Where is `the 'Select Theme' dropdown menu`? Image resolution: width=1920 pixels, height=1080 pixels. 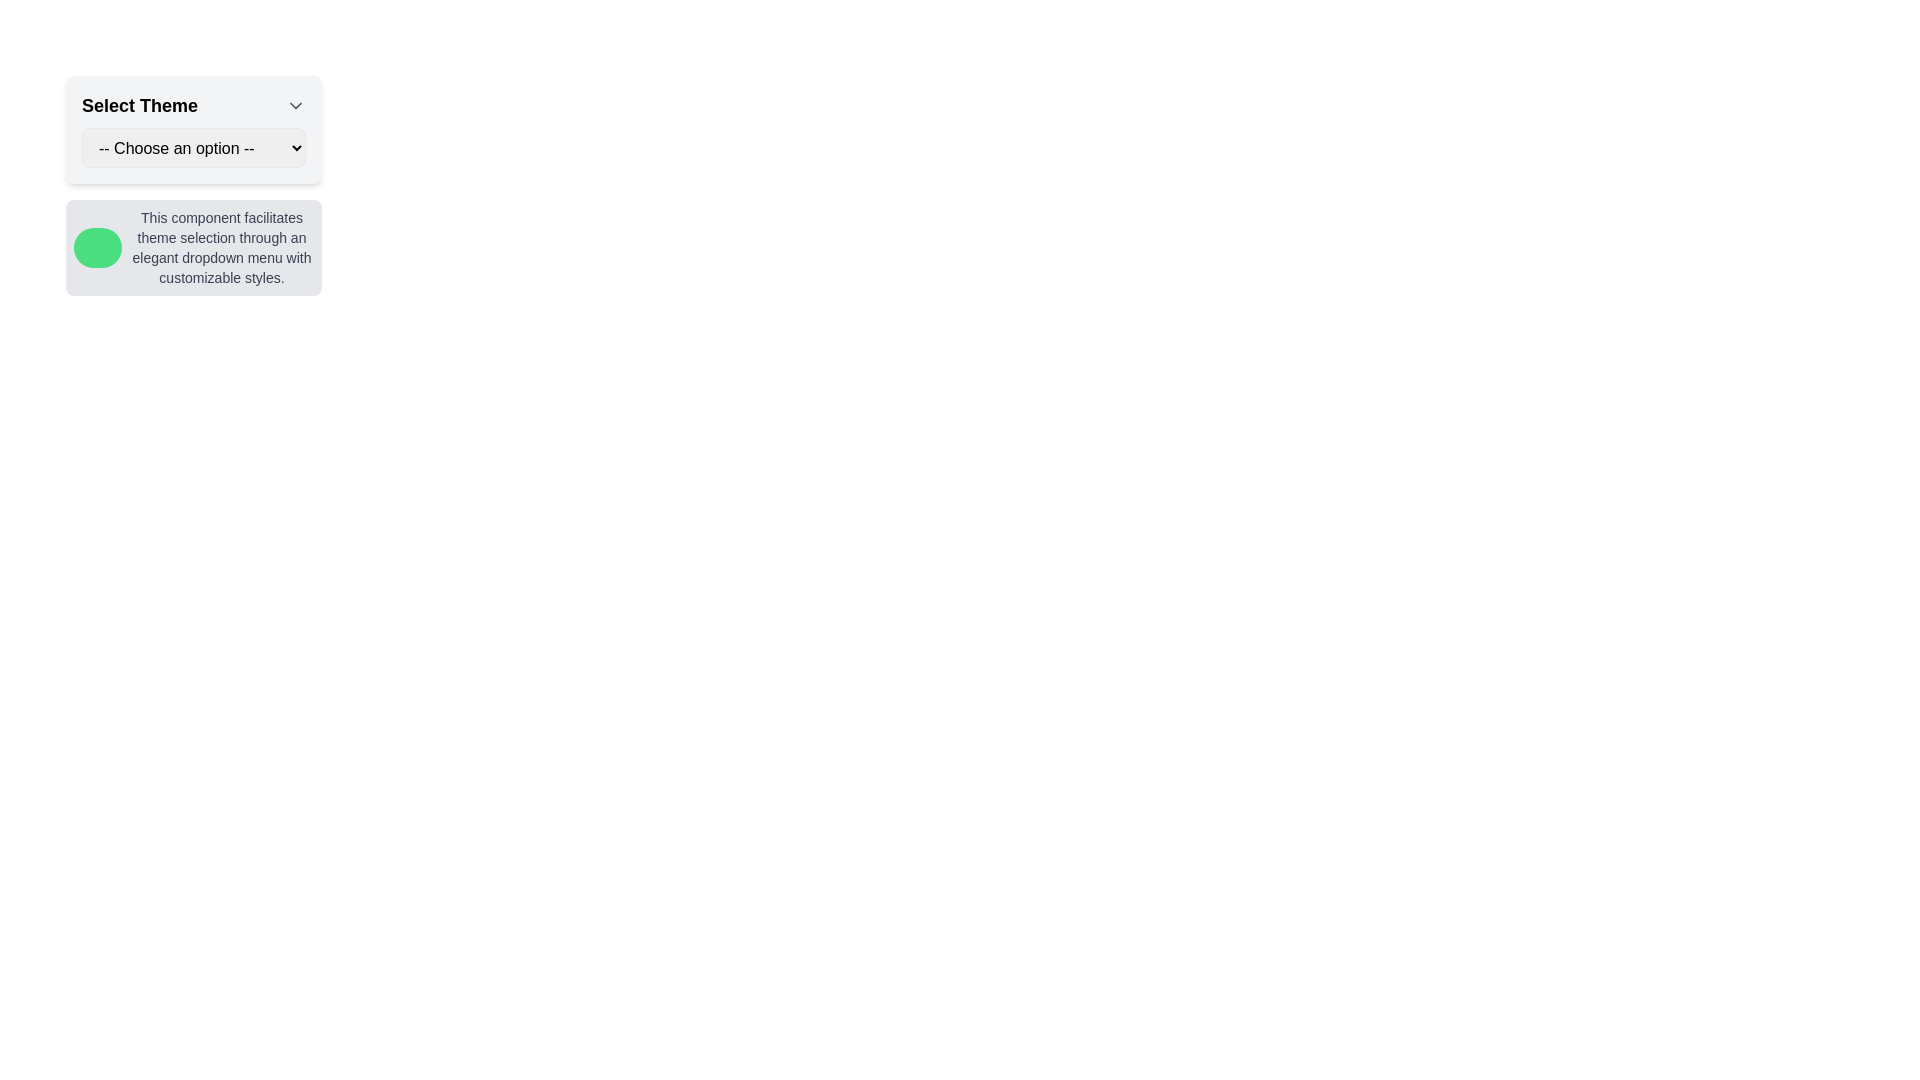 the 'Select Theme' dropdown menu is located at coordinates (193, 185).